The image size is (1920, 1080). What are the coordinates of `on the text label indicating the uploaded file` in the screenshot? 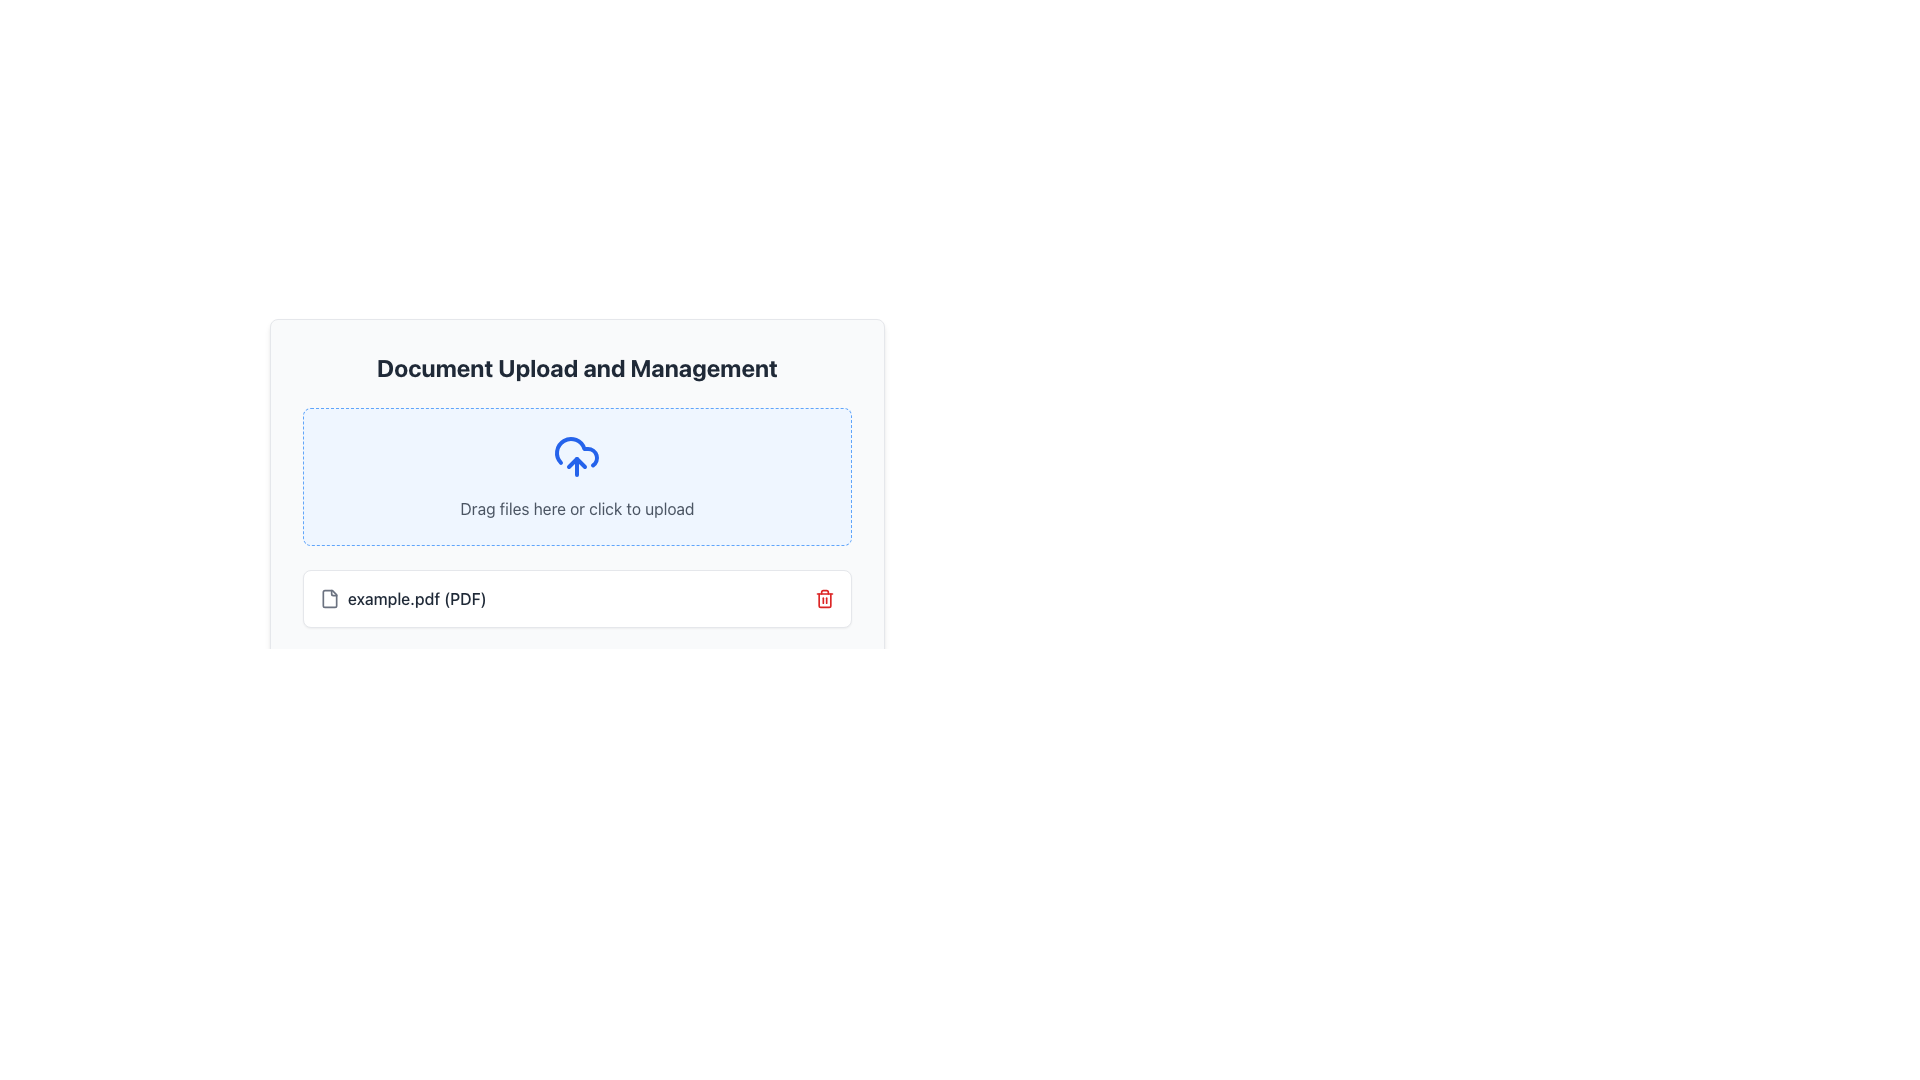 It's located at (402, 597).